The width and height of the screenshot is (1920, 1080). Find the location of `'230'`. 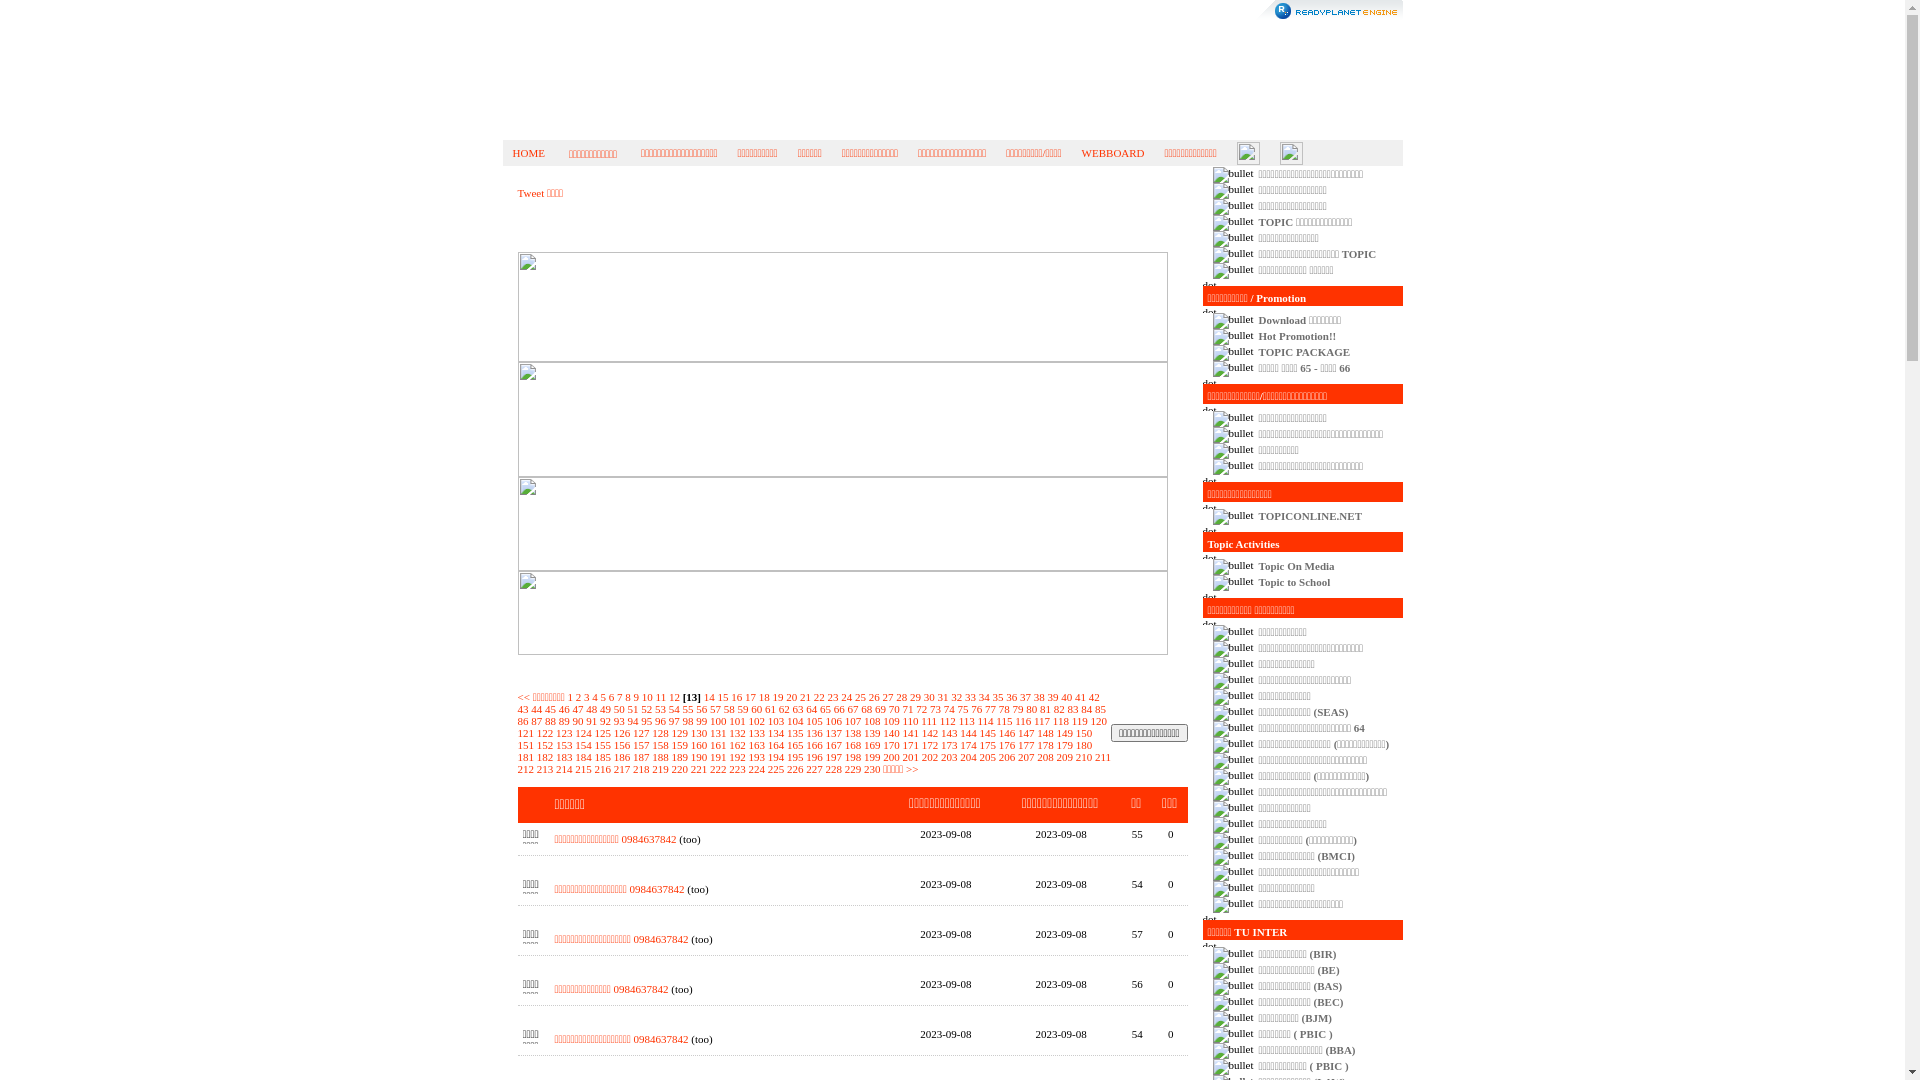

'230' is located at coordinates (872, 767).